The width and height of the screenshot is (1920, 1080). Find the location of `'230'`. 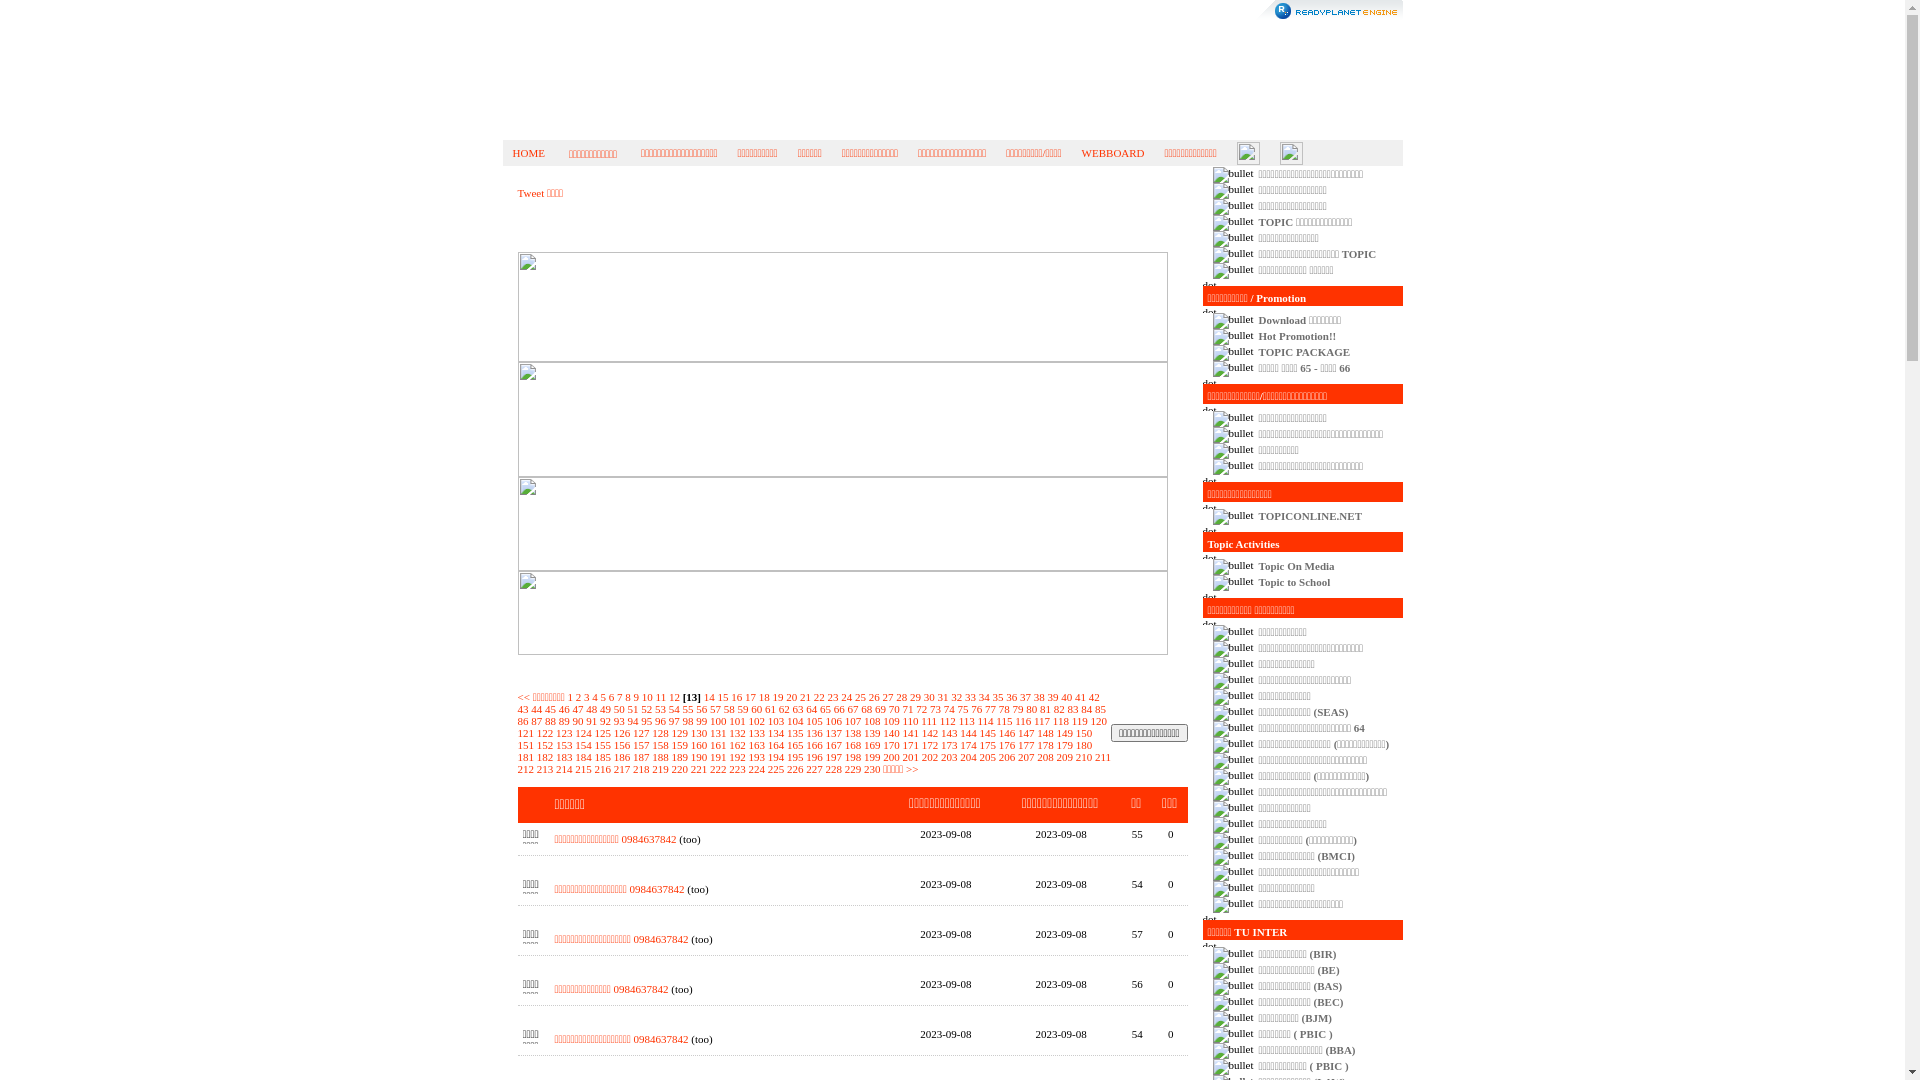

'230' is located at coordinates (872, 767).